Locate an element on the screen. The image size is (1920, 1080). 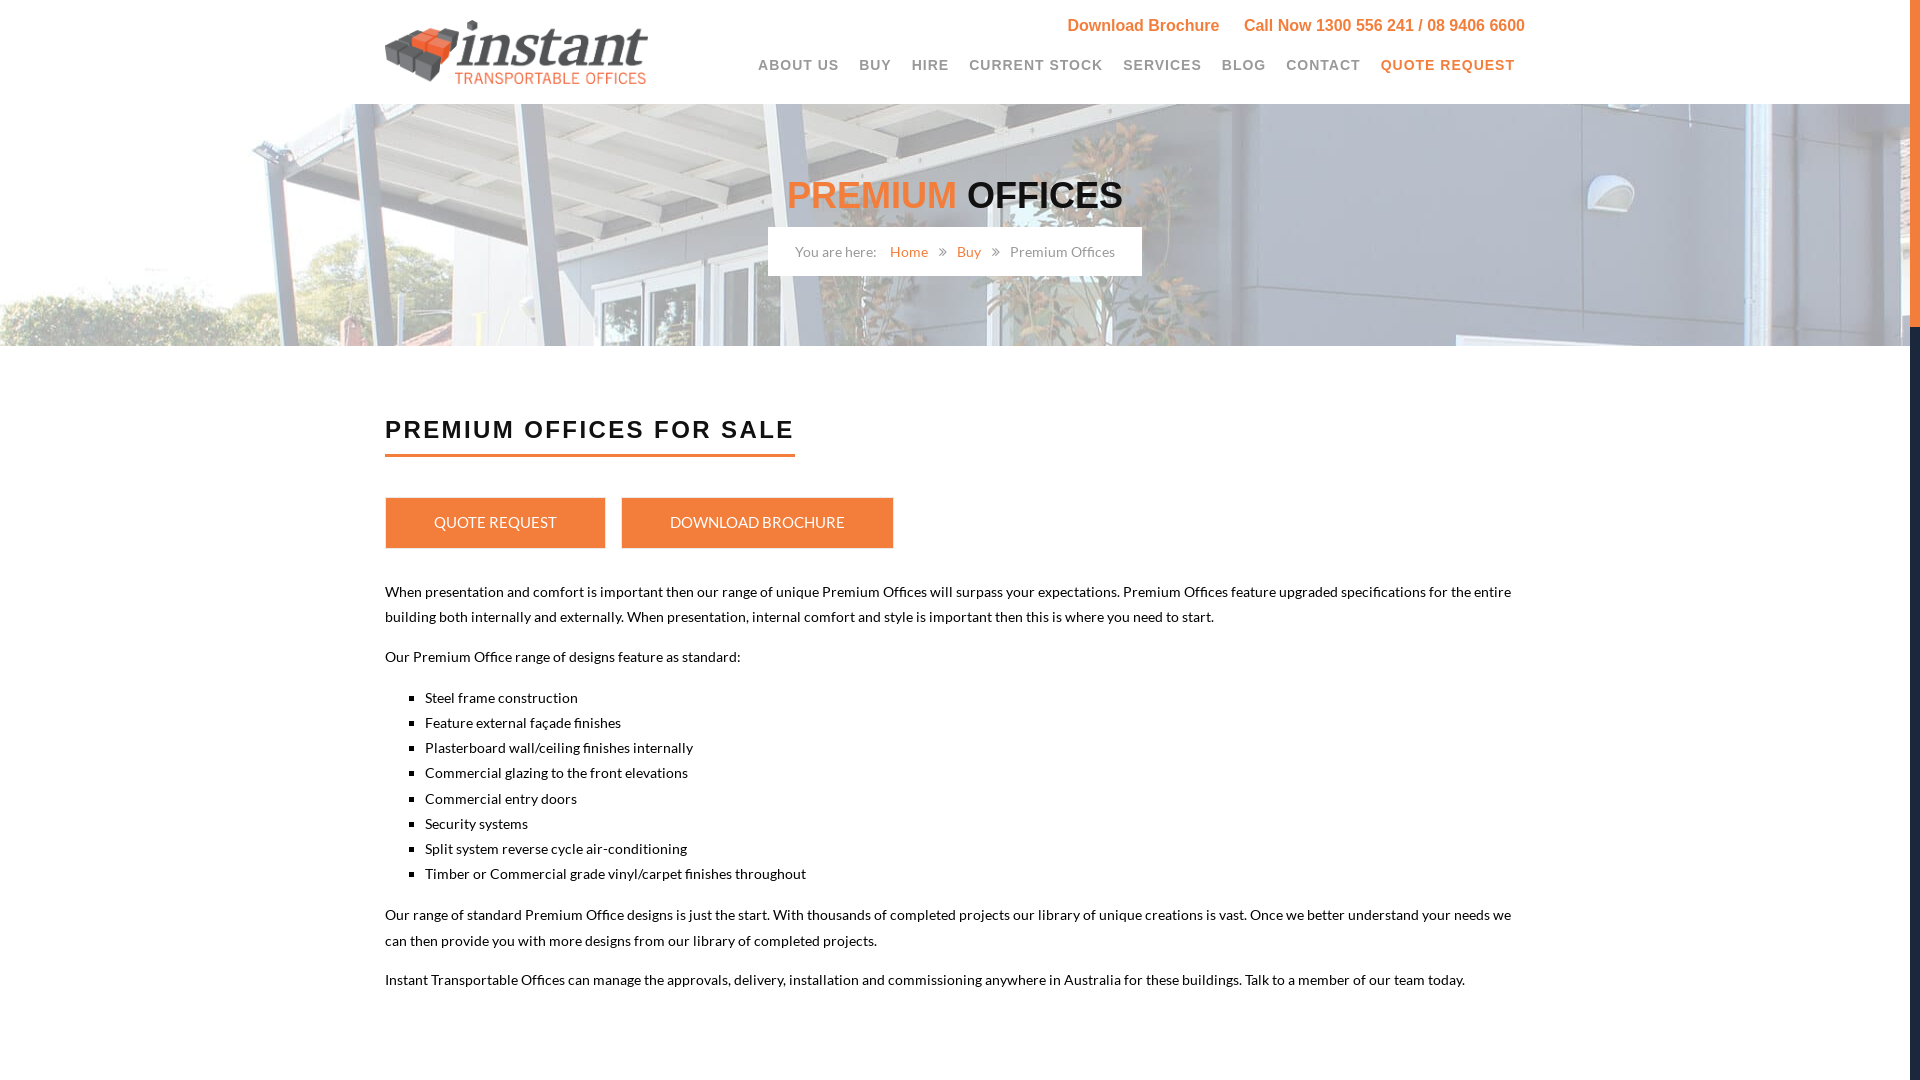
'BUY' is located at coordinates (875, 64).